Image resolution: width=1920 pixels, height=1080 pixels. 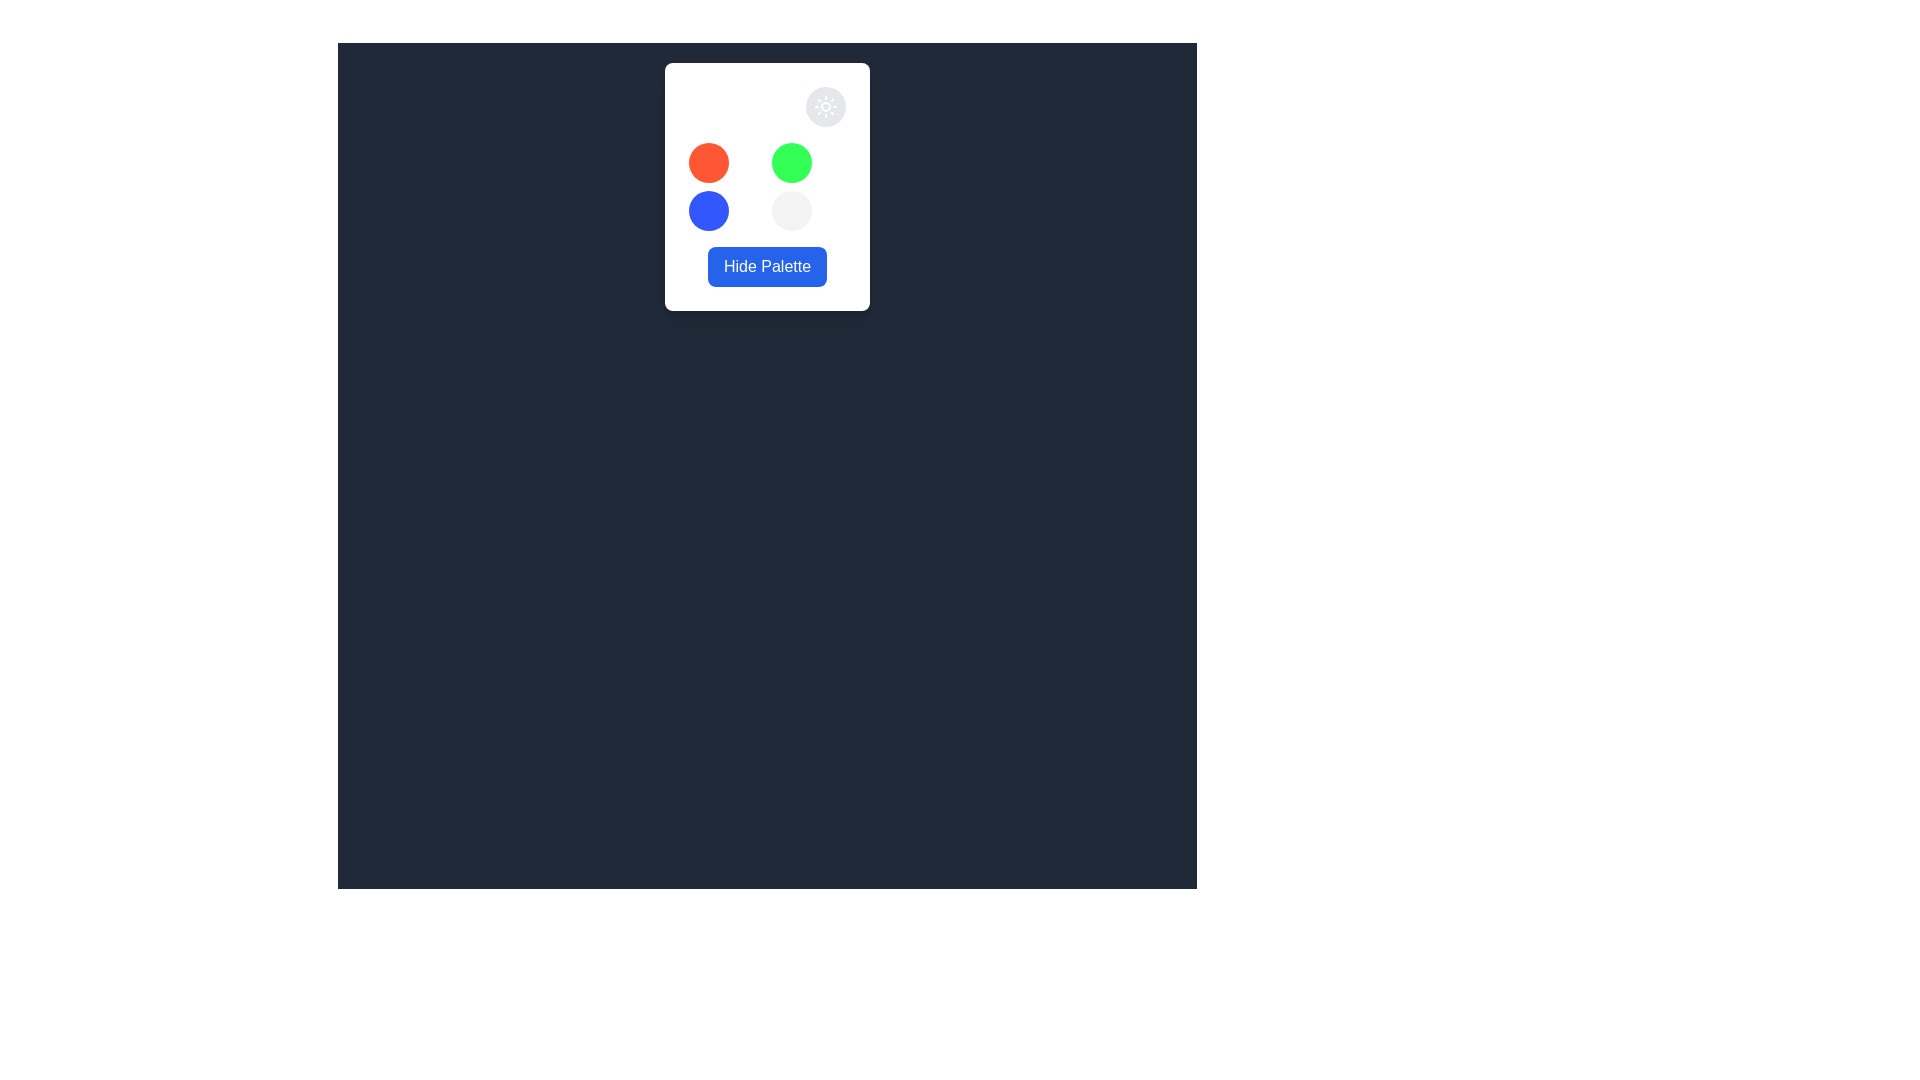 What do you see at coordinates (790, 161) in the screenshot?
I see `the non-interactive circle element located in the top-right position among the four circular elements in the grid layout` at bounding box center [790, 161].